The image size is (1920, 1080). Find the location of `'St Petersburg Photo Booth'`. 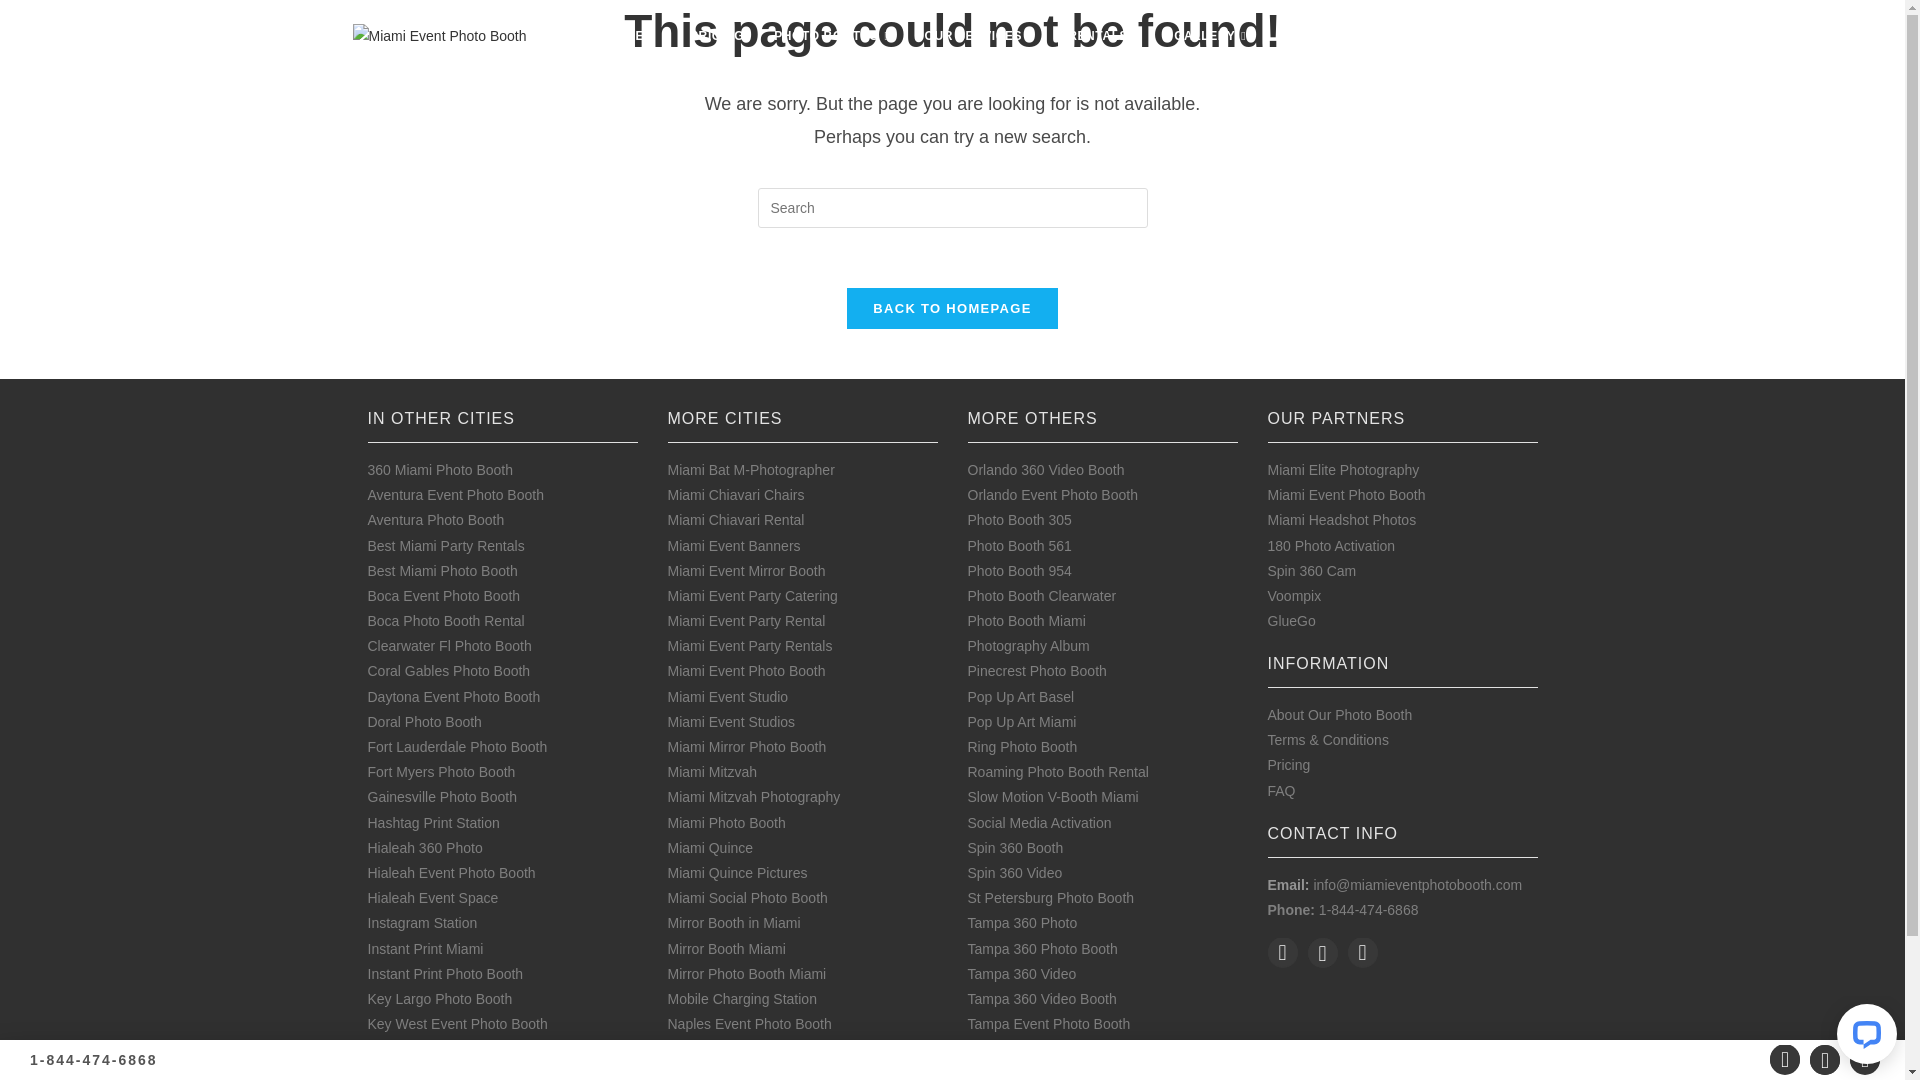

'St Petersburg Photo Booth' is located at coordinates (1050, 897).